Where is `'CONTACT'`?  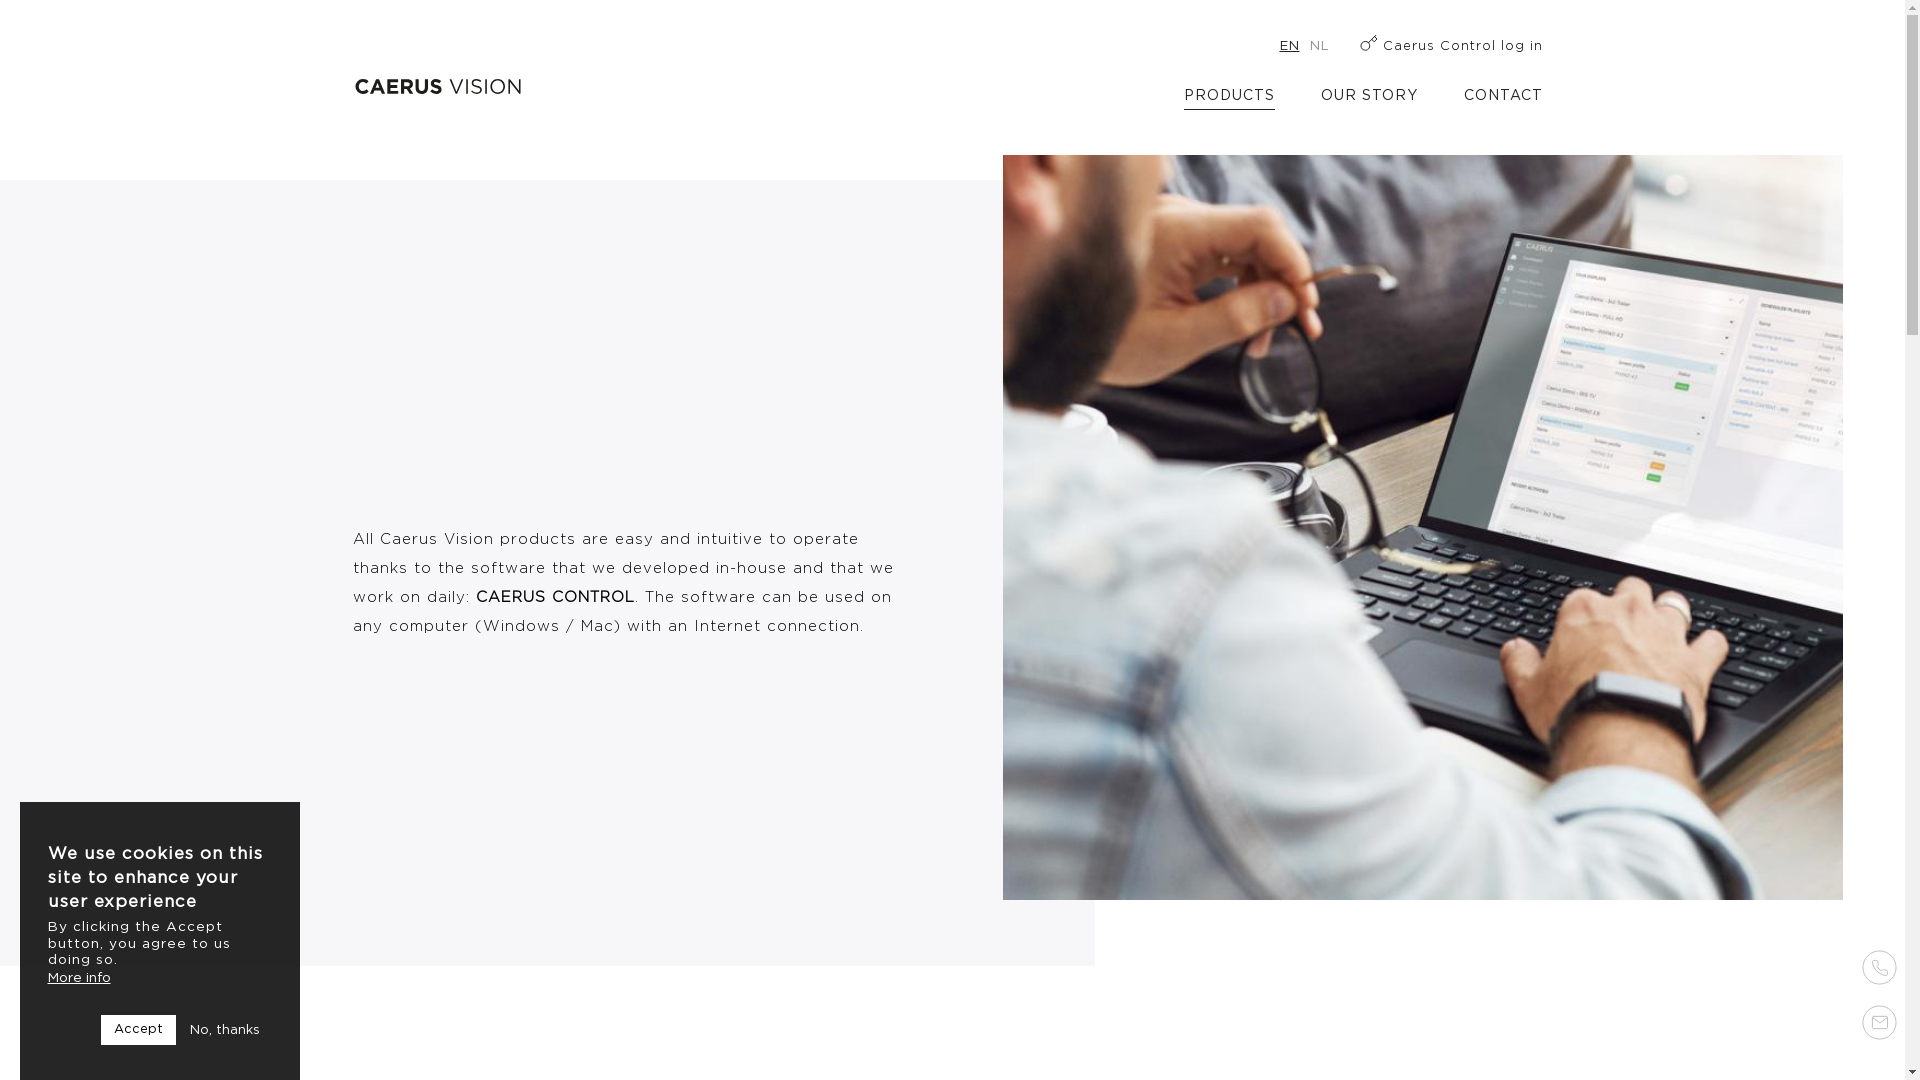
'CONTACT' is located at coordinates (1503, 100).